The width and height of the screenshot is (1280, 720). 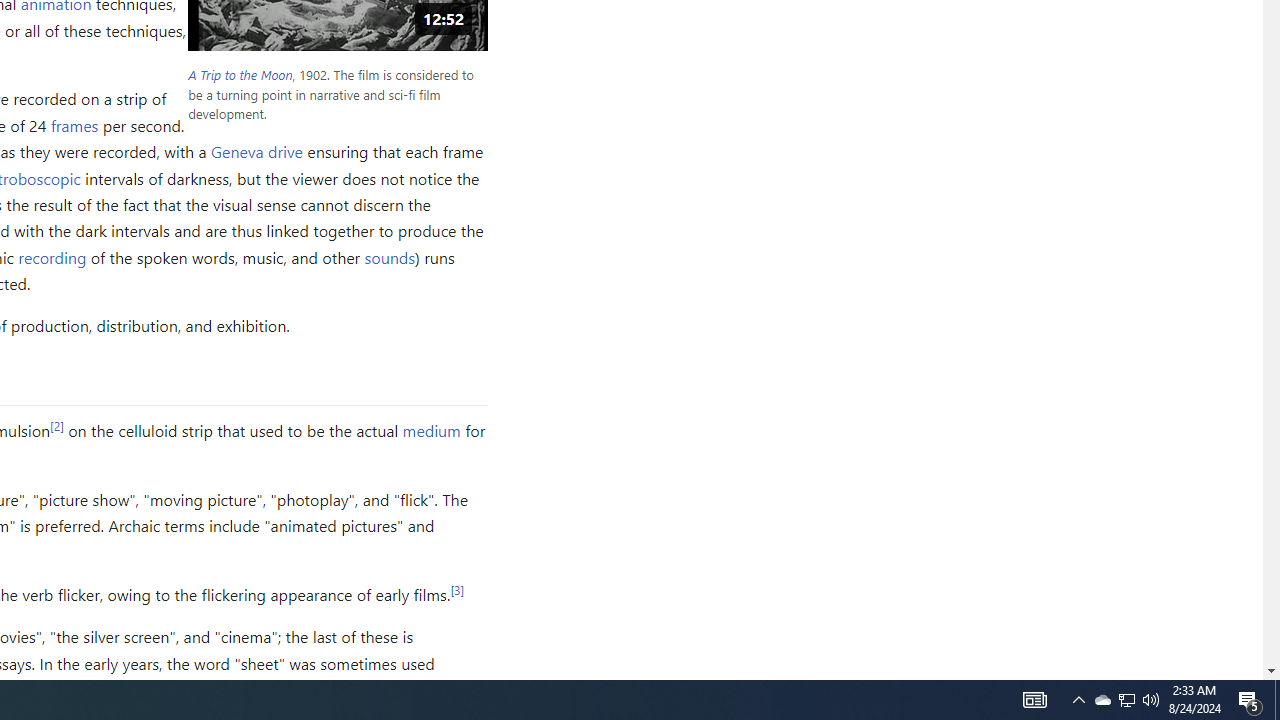 What do you see at coordinates (52, 256) in the screenshot?
I see `'recording'` at bounding box center [52, 256].